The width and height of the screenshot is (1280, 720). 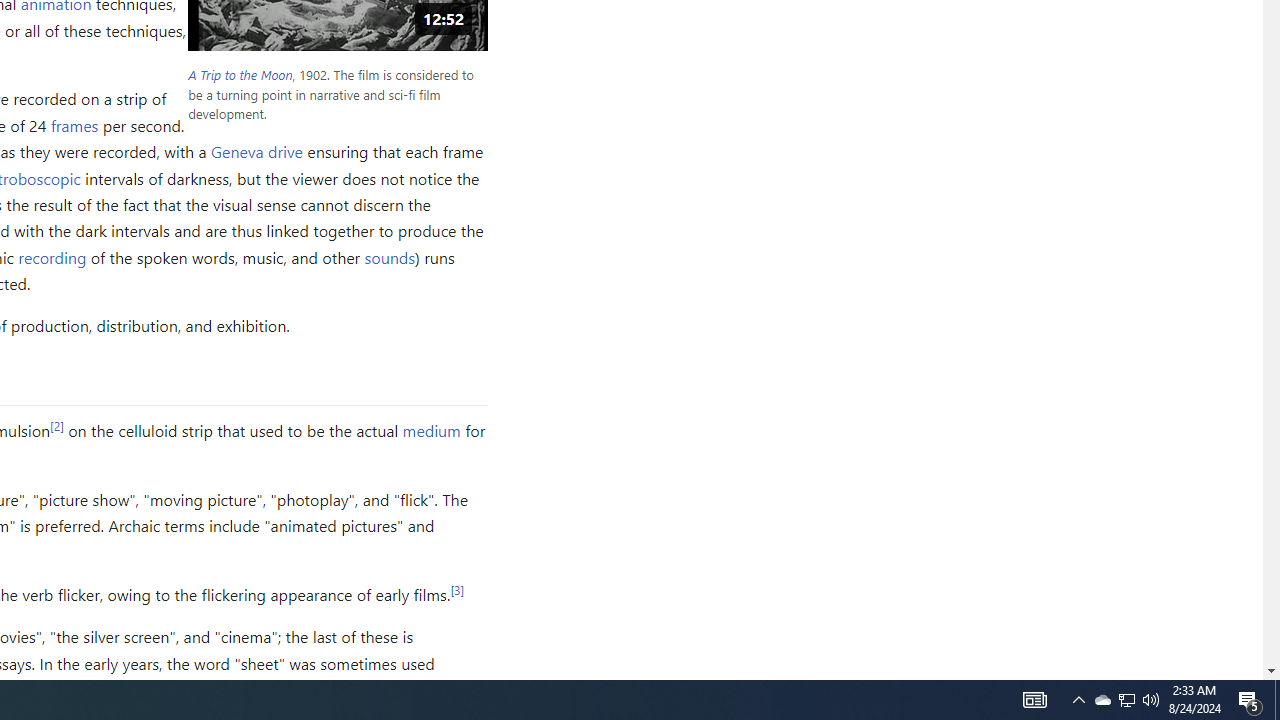 What do you see at coordinates (52, 256) in the screenshot?
I see `'recording'` at bounding box center [52, 256].